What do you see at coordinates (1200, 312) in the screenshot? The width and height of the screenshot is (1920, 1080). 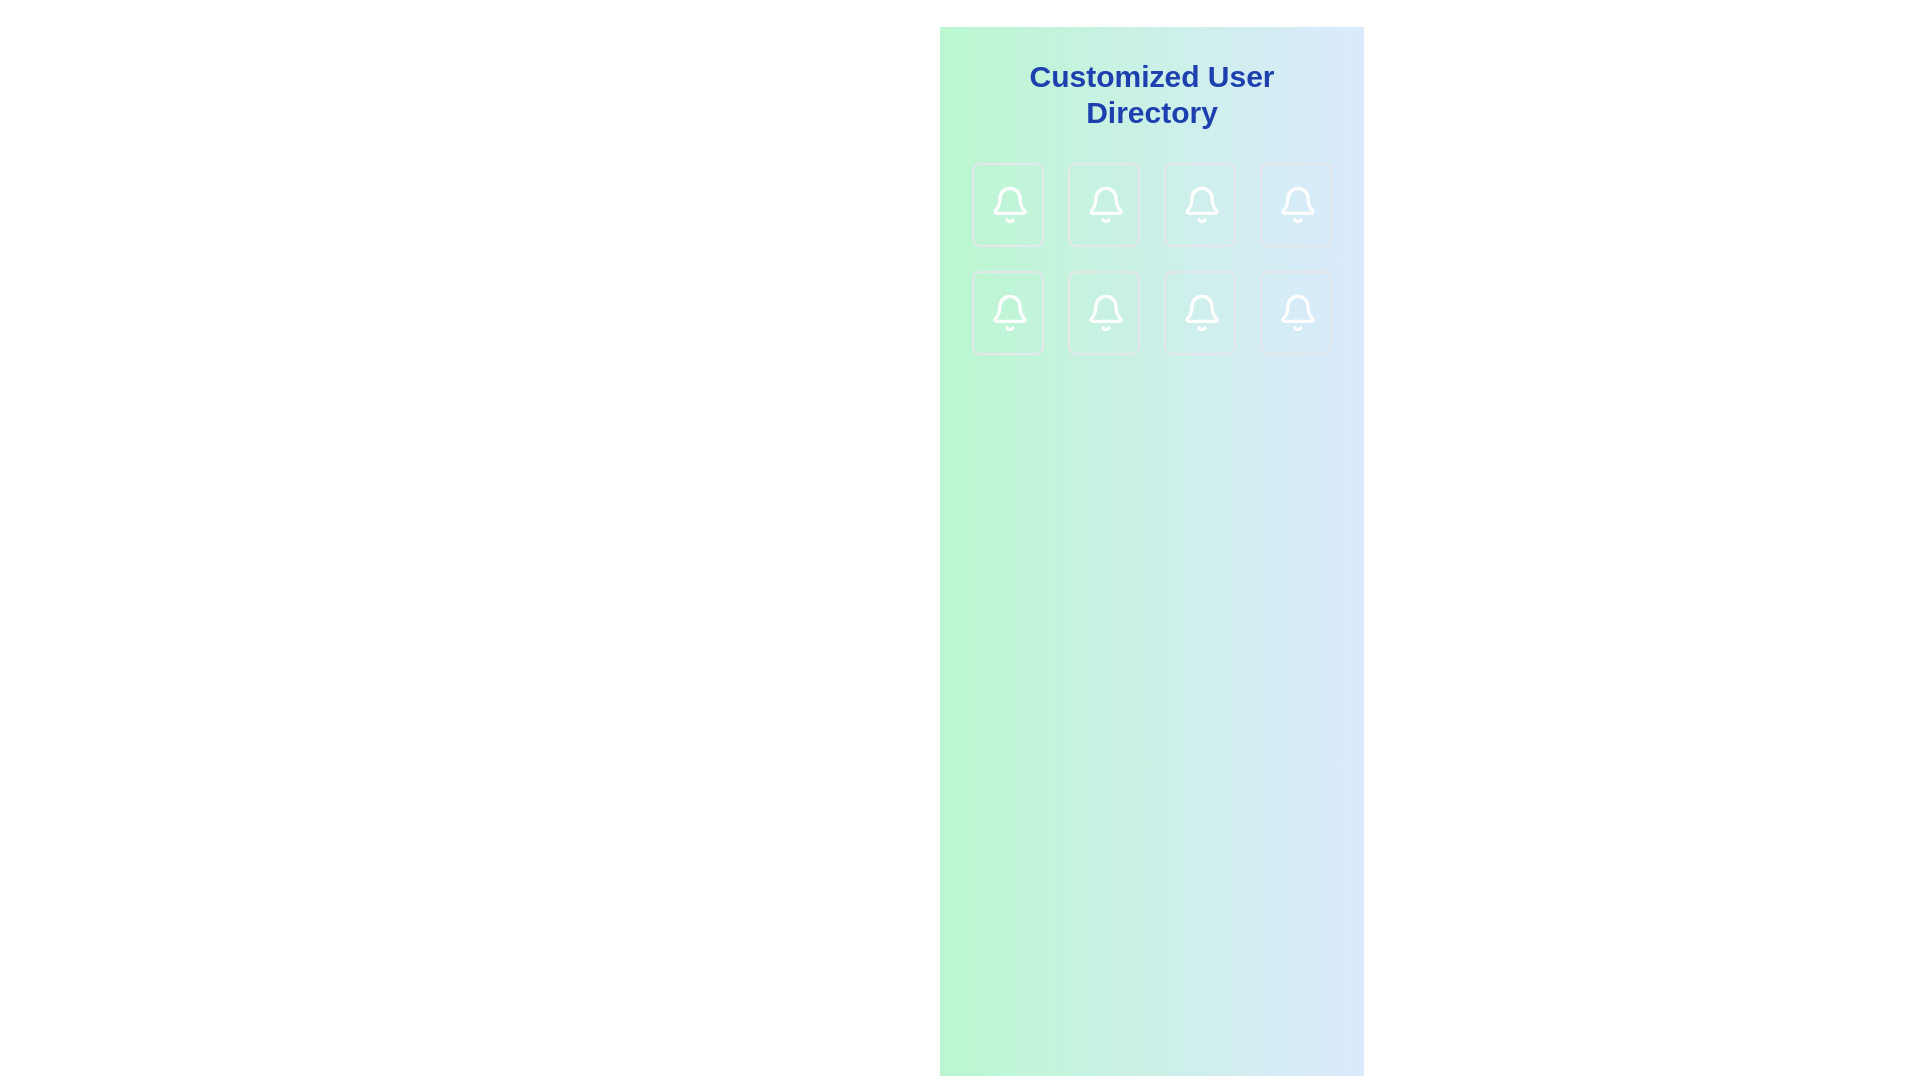 I see `the third card in the second row of the grid layout, which serves as a selection button for viewing notifications or enabling alerts` at bounding box center [1200, 312].